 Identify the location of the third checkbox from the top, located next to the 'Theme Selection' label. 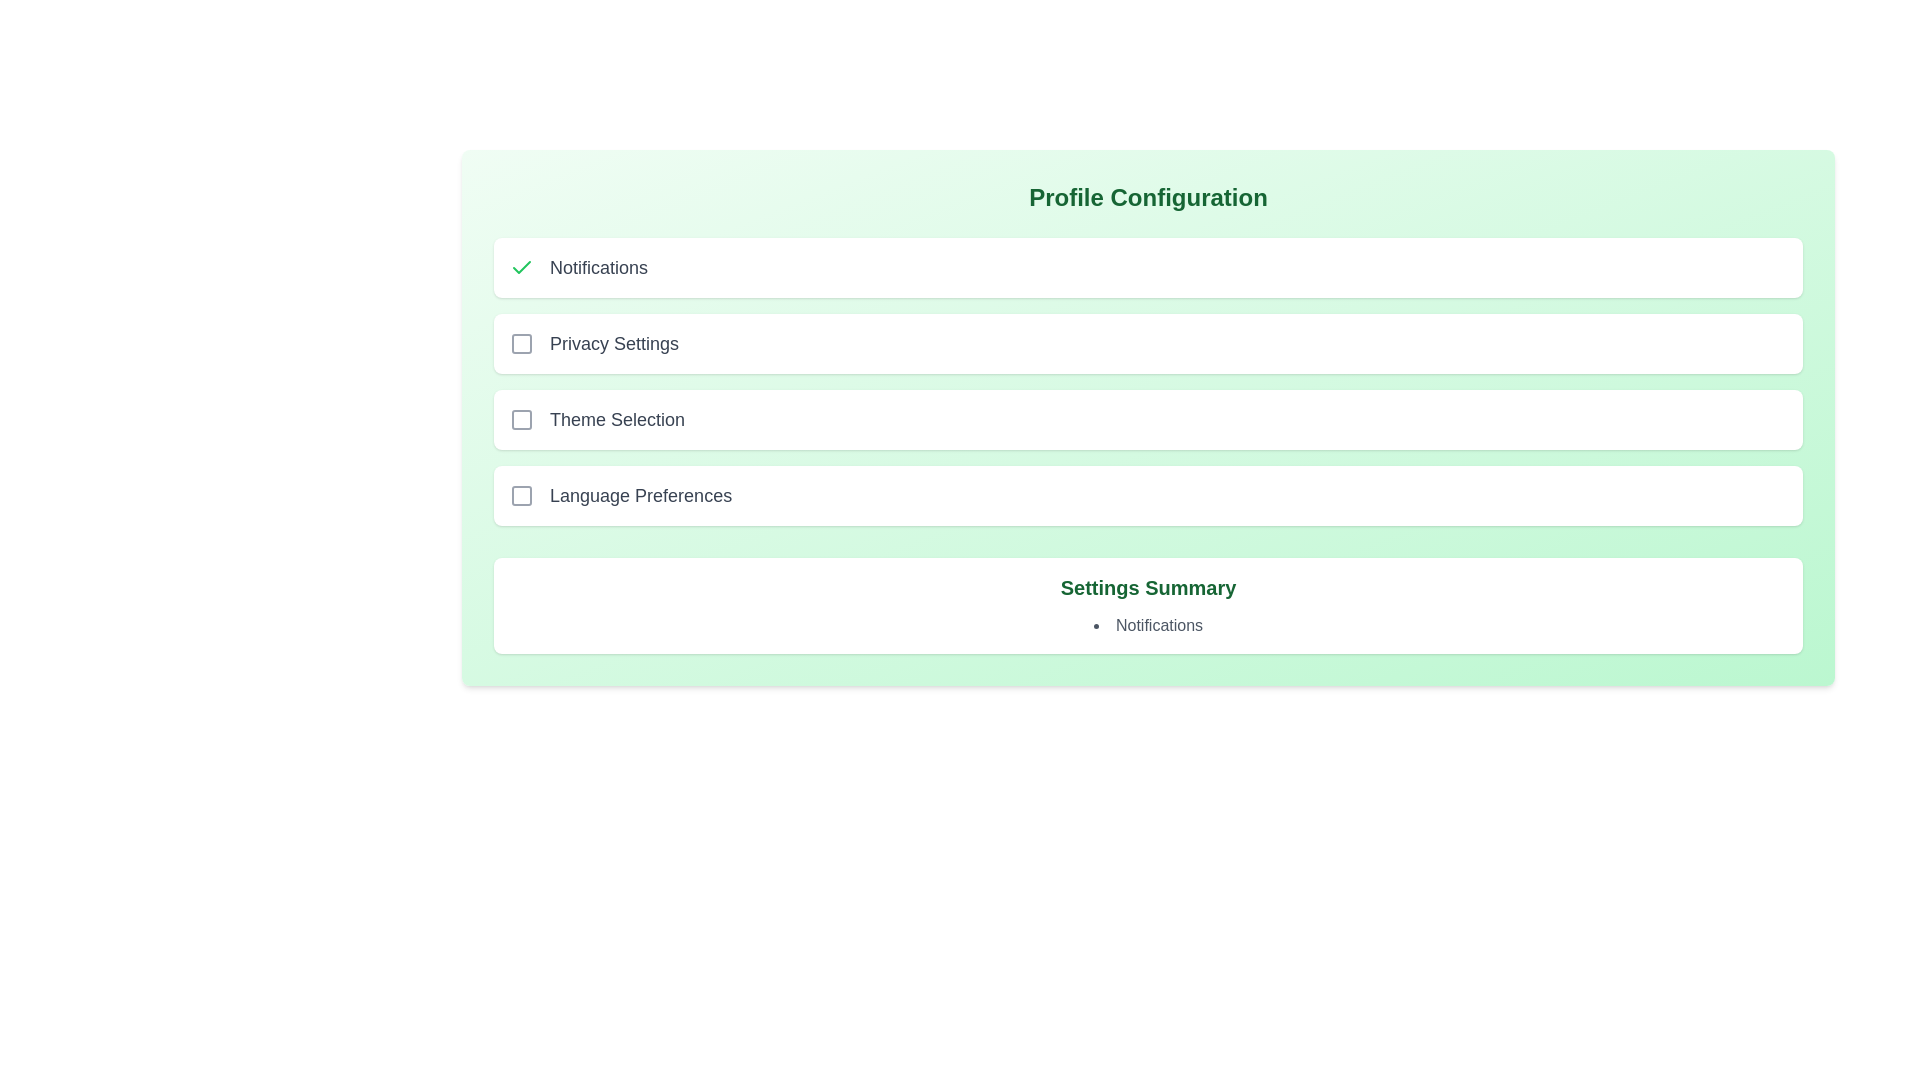
(522, 419).